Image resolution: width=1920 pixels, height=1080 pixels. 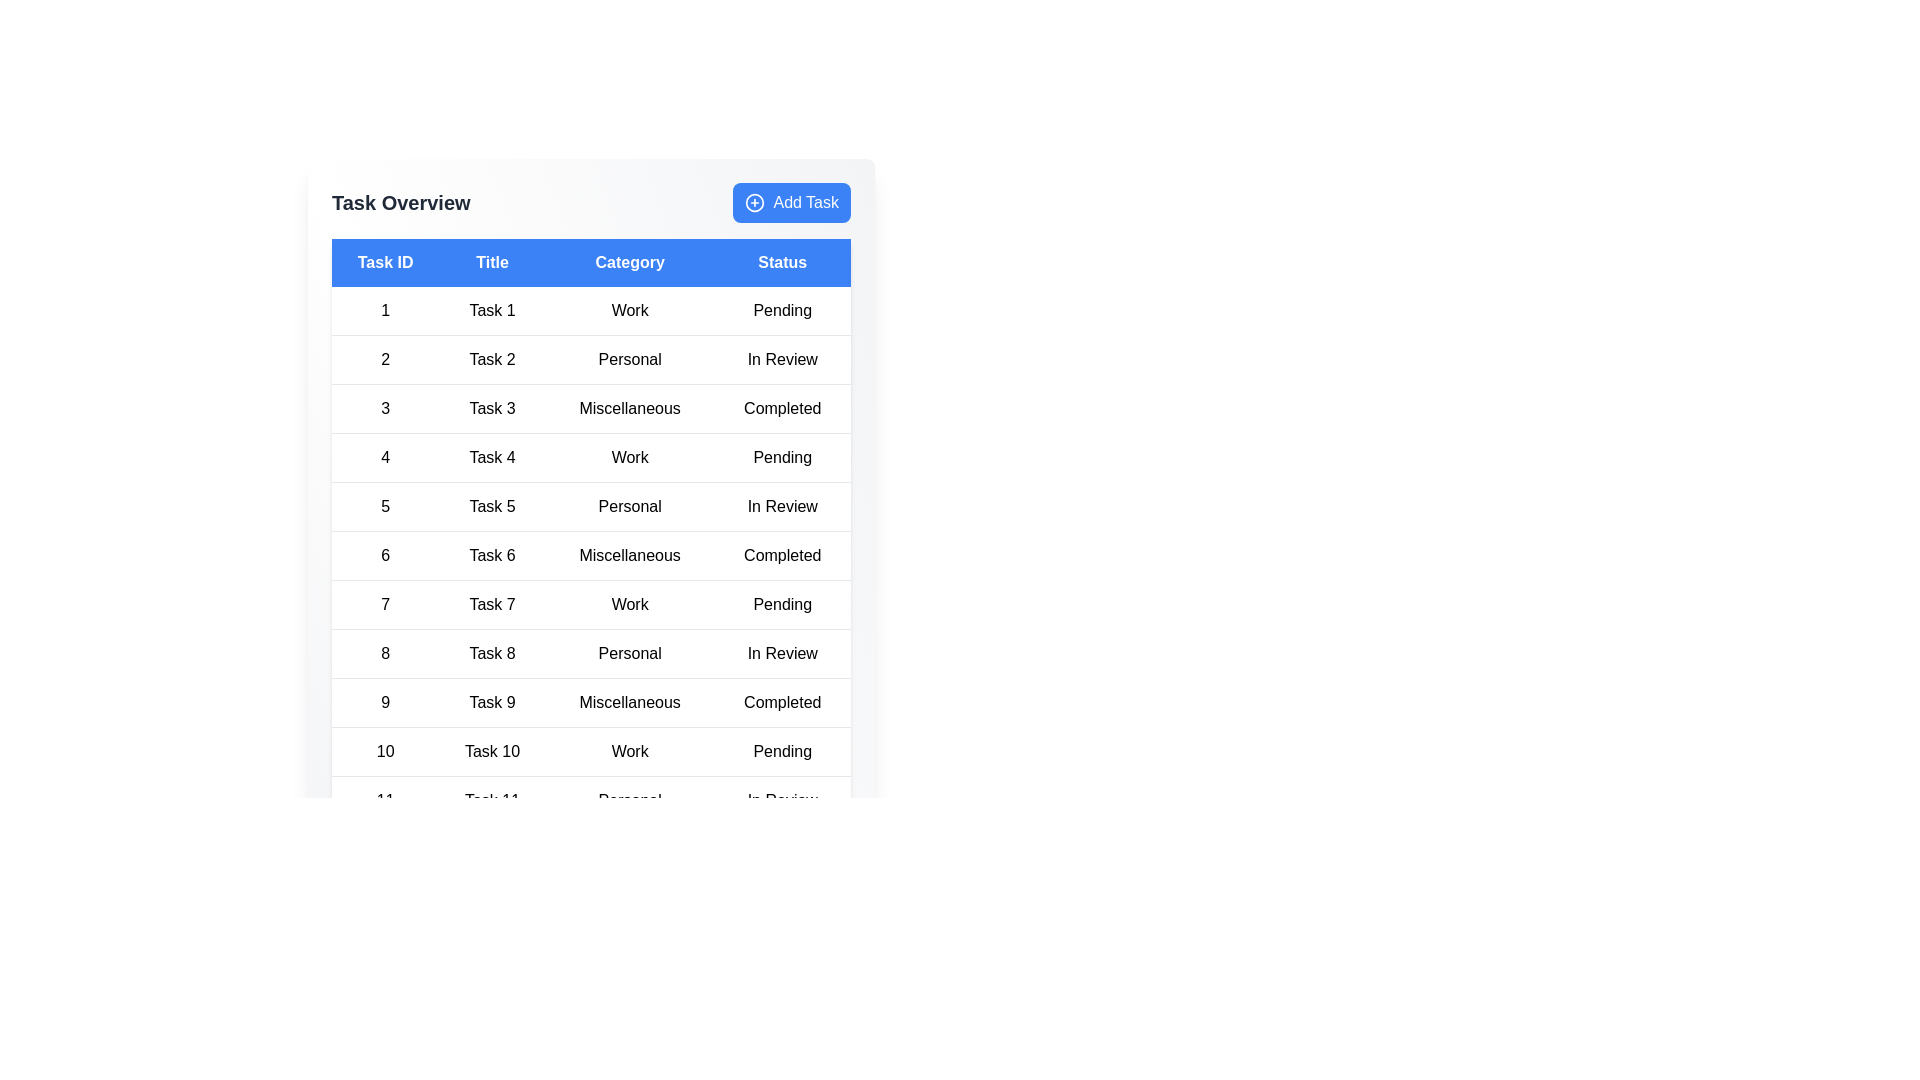 What do you see at coordinates (781, 261) in the screenshot?
I see `the header corresponding to Status to sort the table by that column` at bounding box center [781, 261].